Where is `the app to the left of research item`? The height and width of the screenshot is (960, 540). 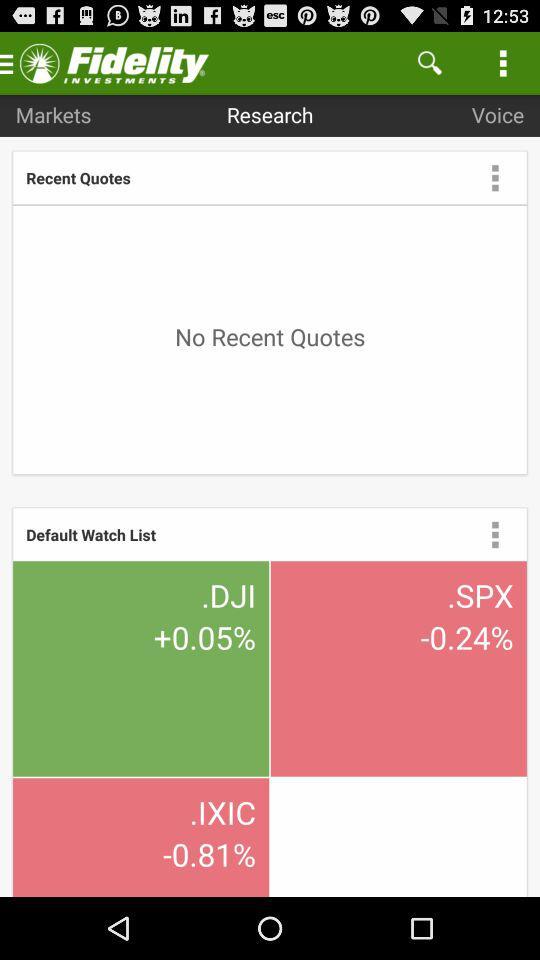 the app to the left of research item is located at coordinates (53, 114).